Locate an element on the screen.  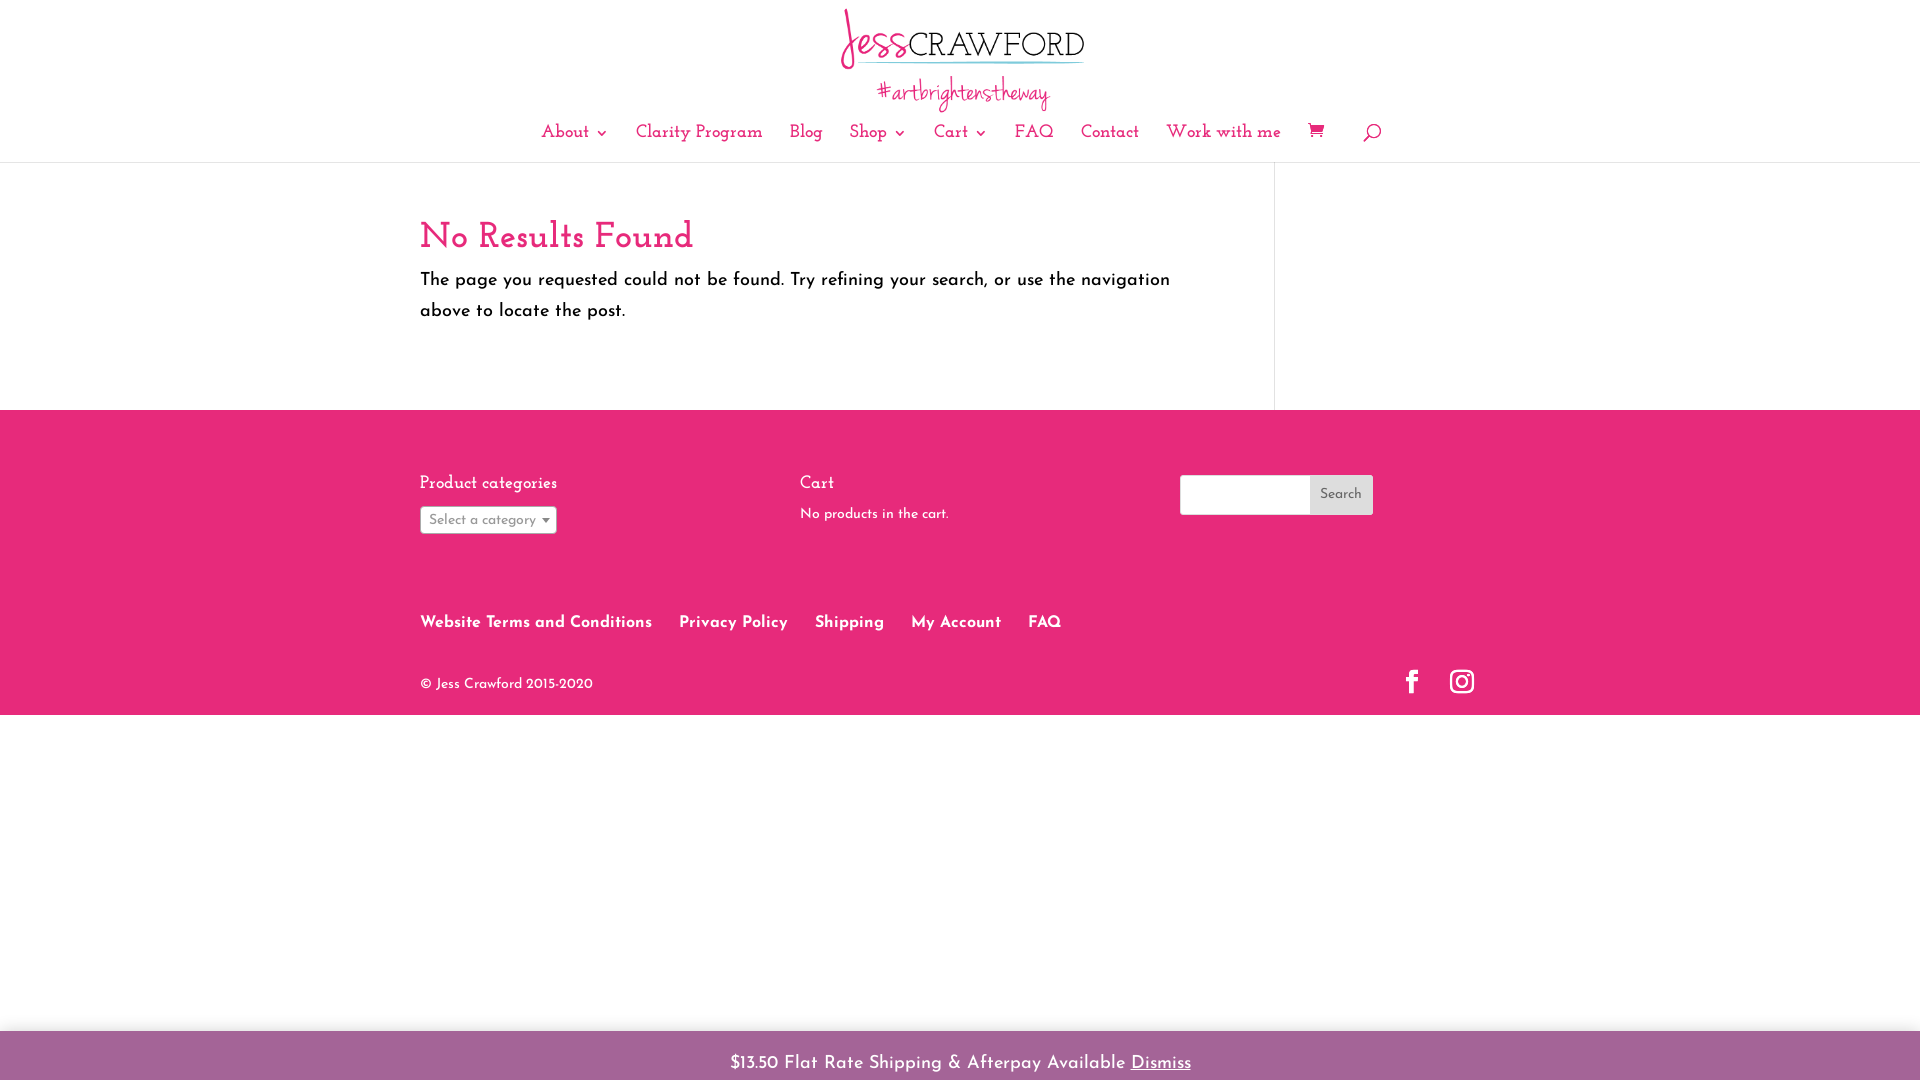
'Cart' is located at coordinates (933, 142).